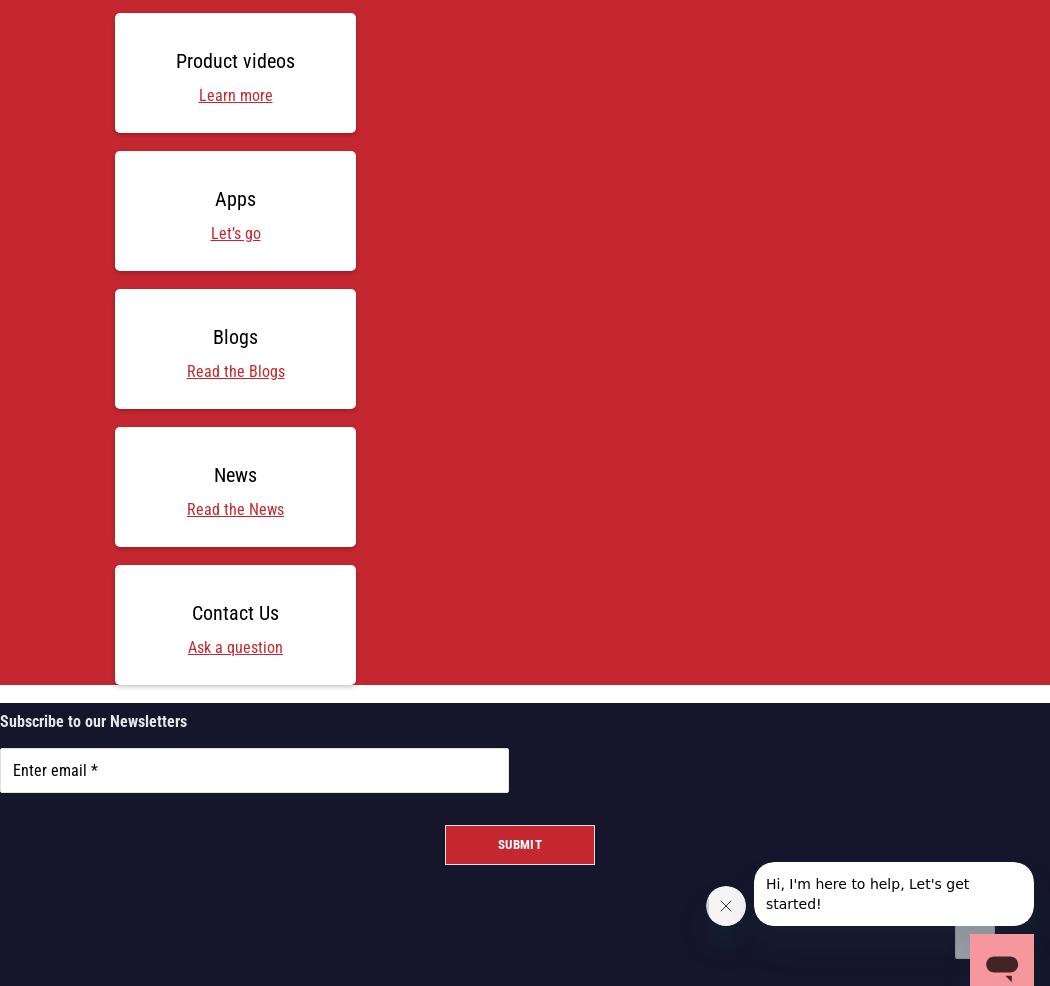 The width and height of the screenshot is (1050, 986). What do you see at coordinates (235, 646) in the screenshot?
I see `'Ask a question'` at bounding box center [235, 646].